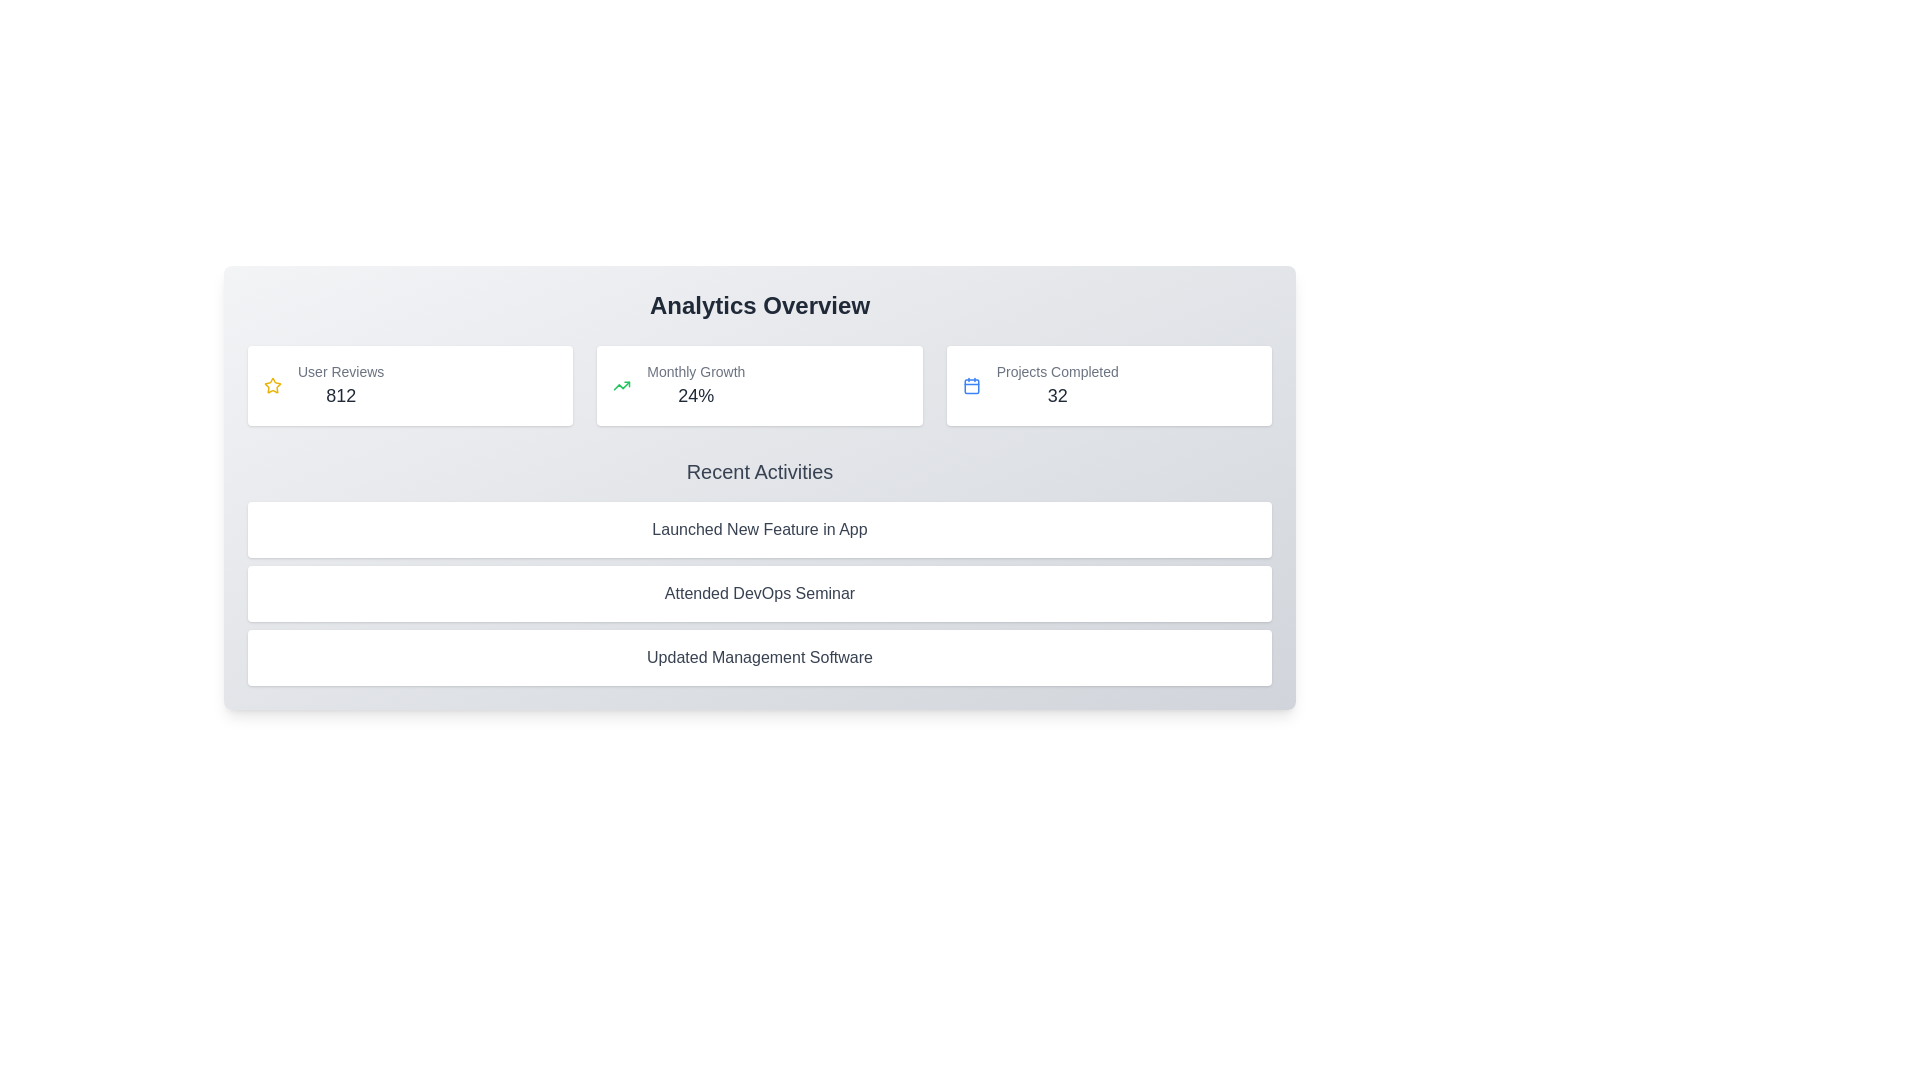 This screenshot has width=1920, height=1080. I want to click on the text label that displays the percentage growth value for the 'Monthly Growth' metric, which is located below the 'Monthly Growth' text in the top row of the layout, so click(696, 396).